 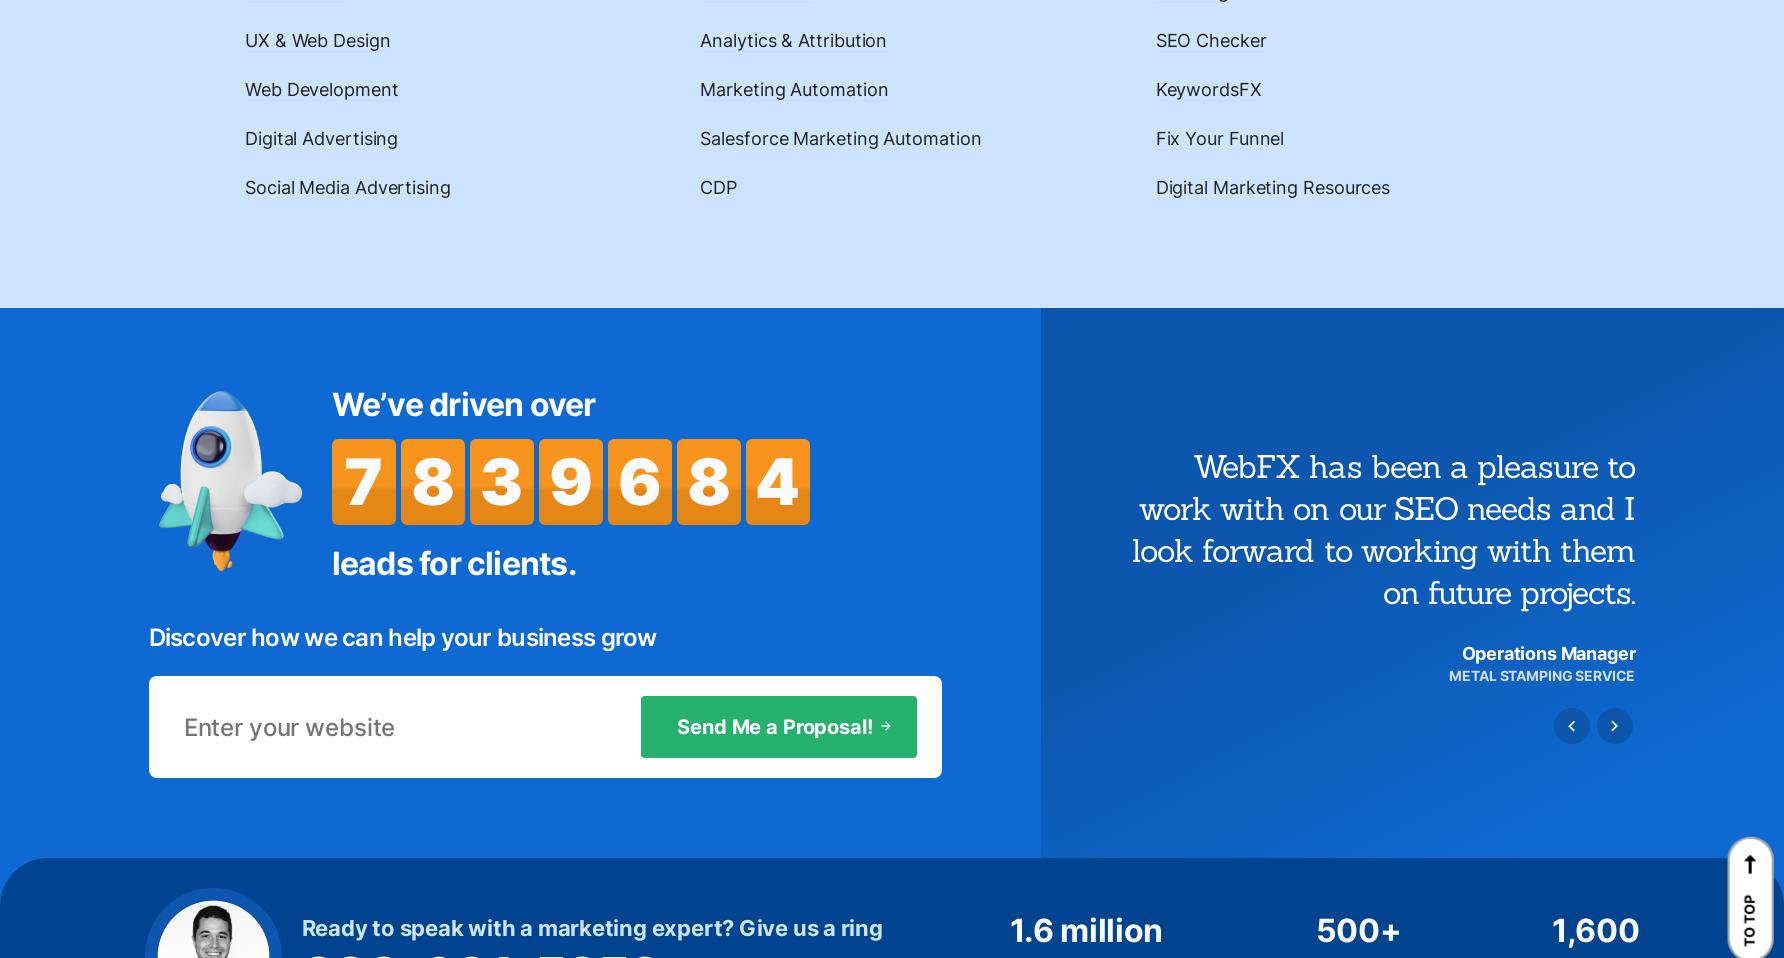 What do you see at coordinates (768, 502) in the screenshot?
I see `'Content Marketing Agency'` at bounding box center [768, 502].